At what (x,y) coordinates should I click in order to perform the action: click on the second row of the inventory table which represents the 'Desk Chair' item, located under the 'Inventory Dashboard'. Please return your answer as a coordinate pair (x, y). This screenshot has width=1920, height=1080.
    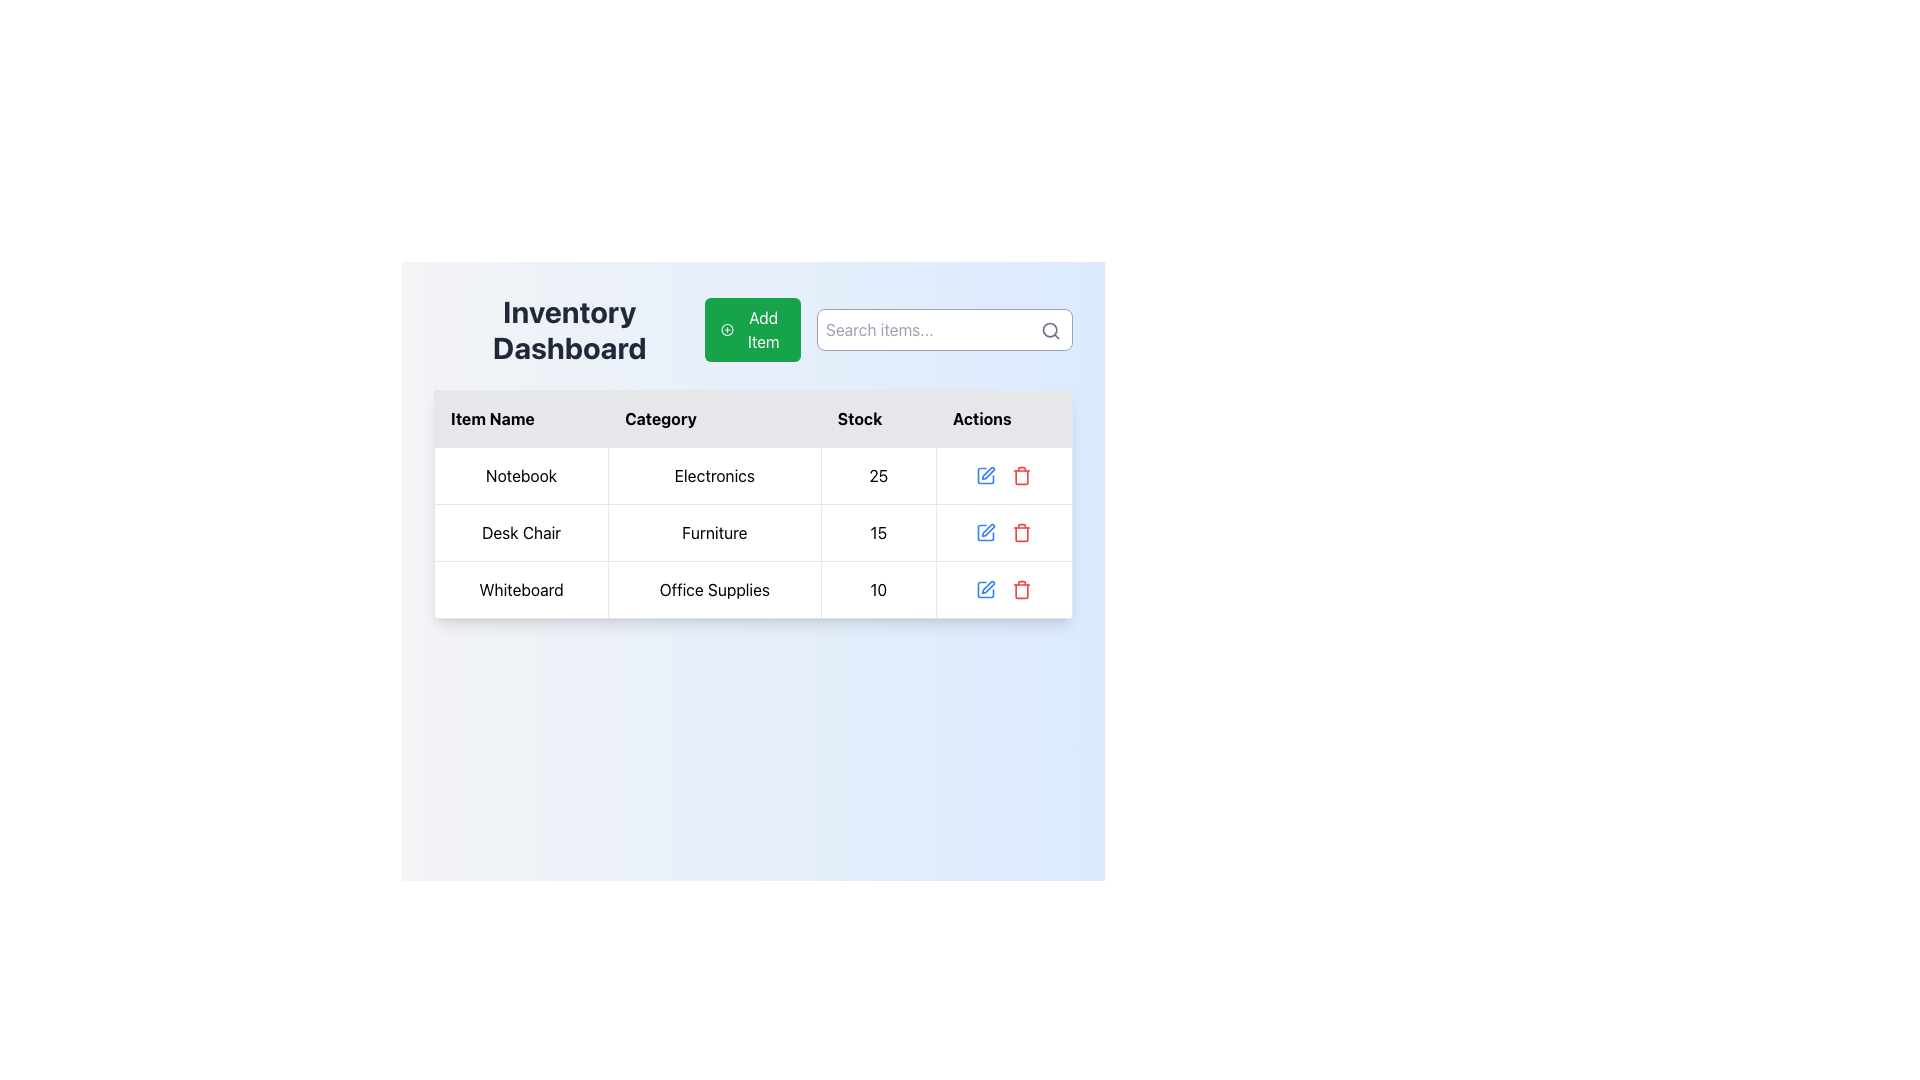
    Looking at the image, I should click on (752, 531).